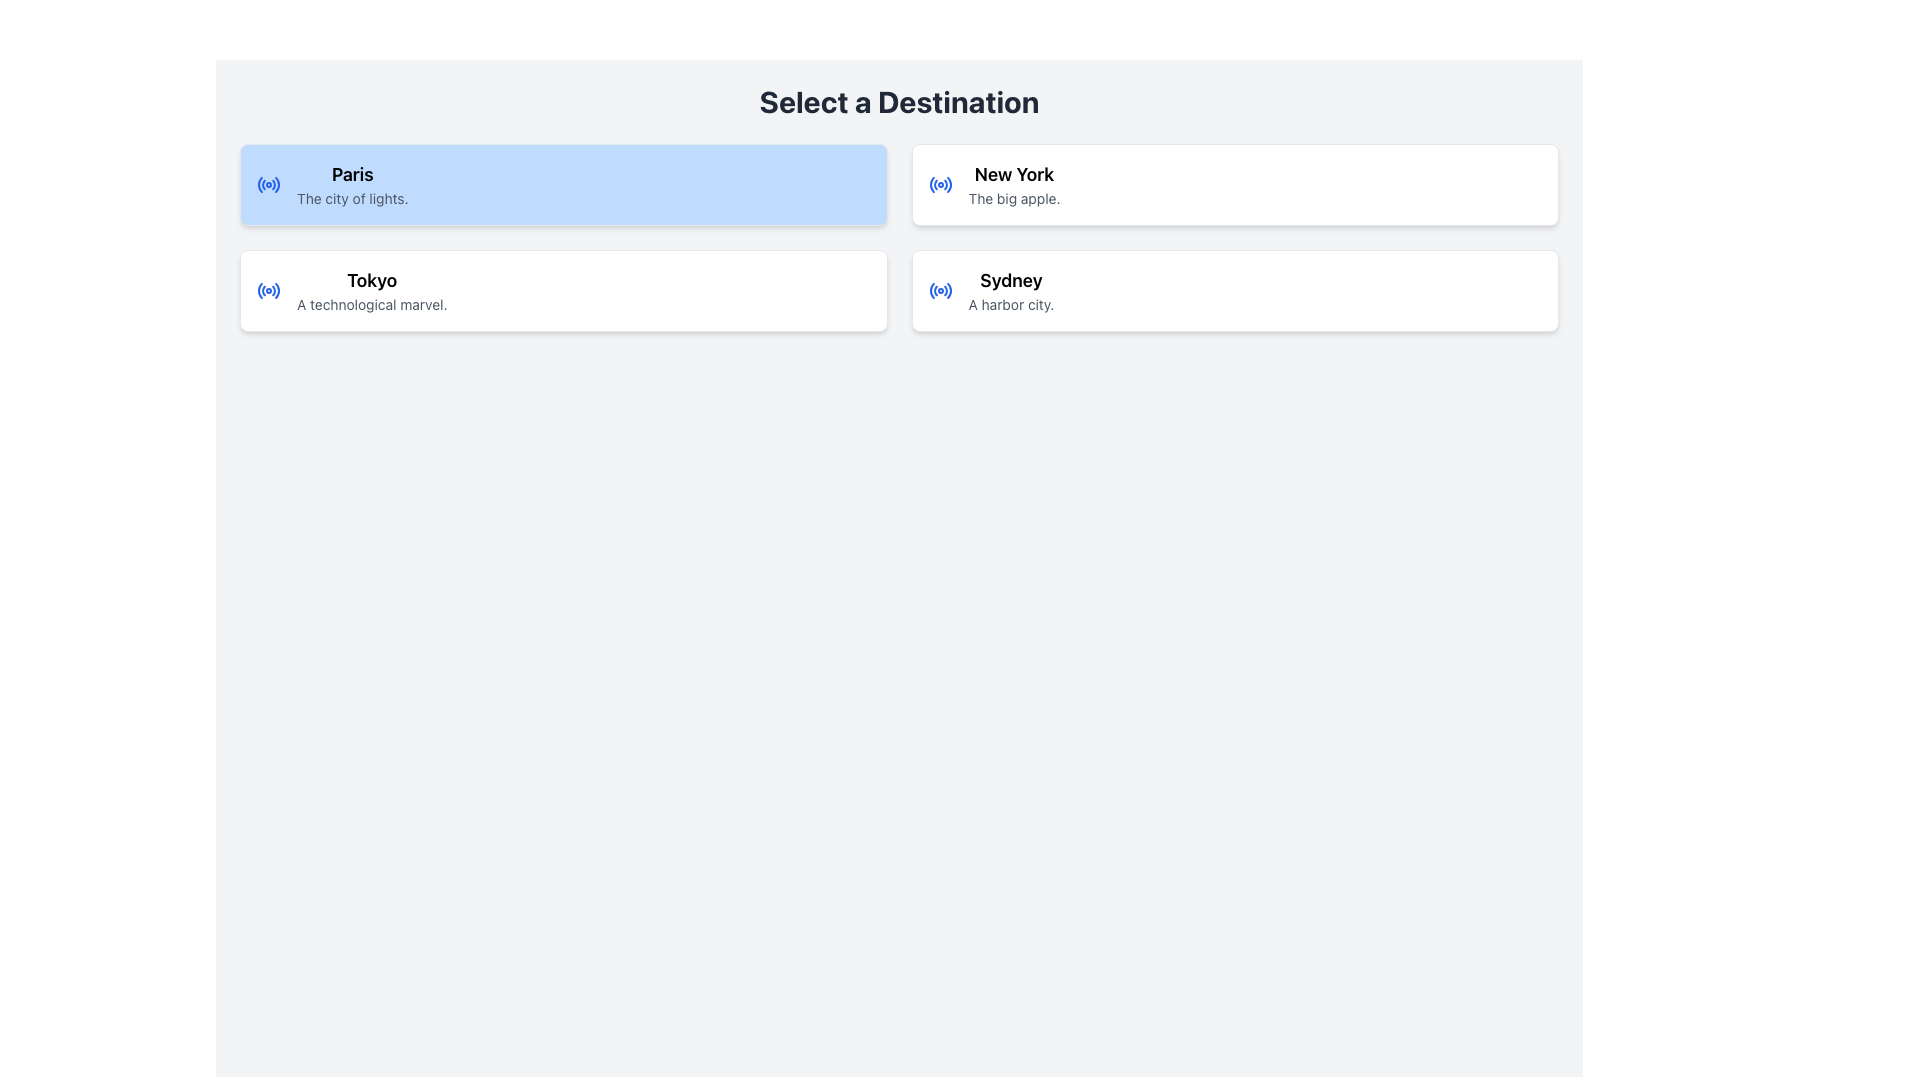 The width and height of the screenshot is (1920, 1080). What do you see at coordinates (562, 290) in the screenshot?
I see `the card titled 'Tokyo' which is located in the second row and the first column of a 2x2 grid layout` at bounding box center [562, 290].